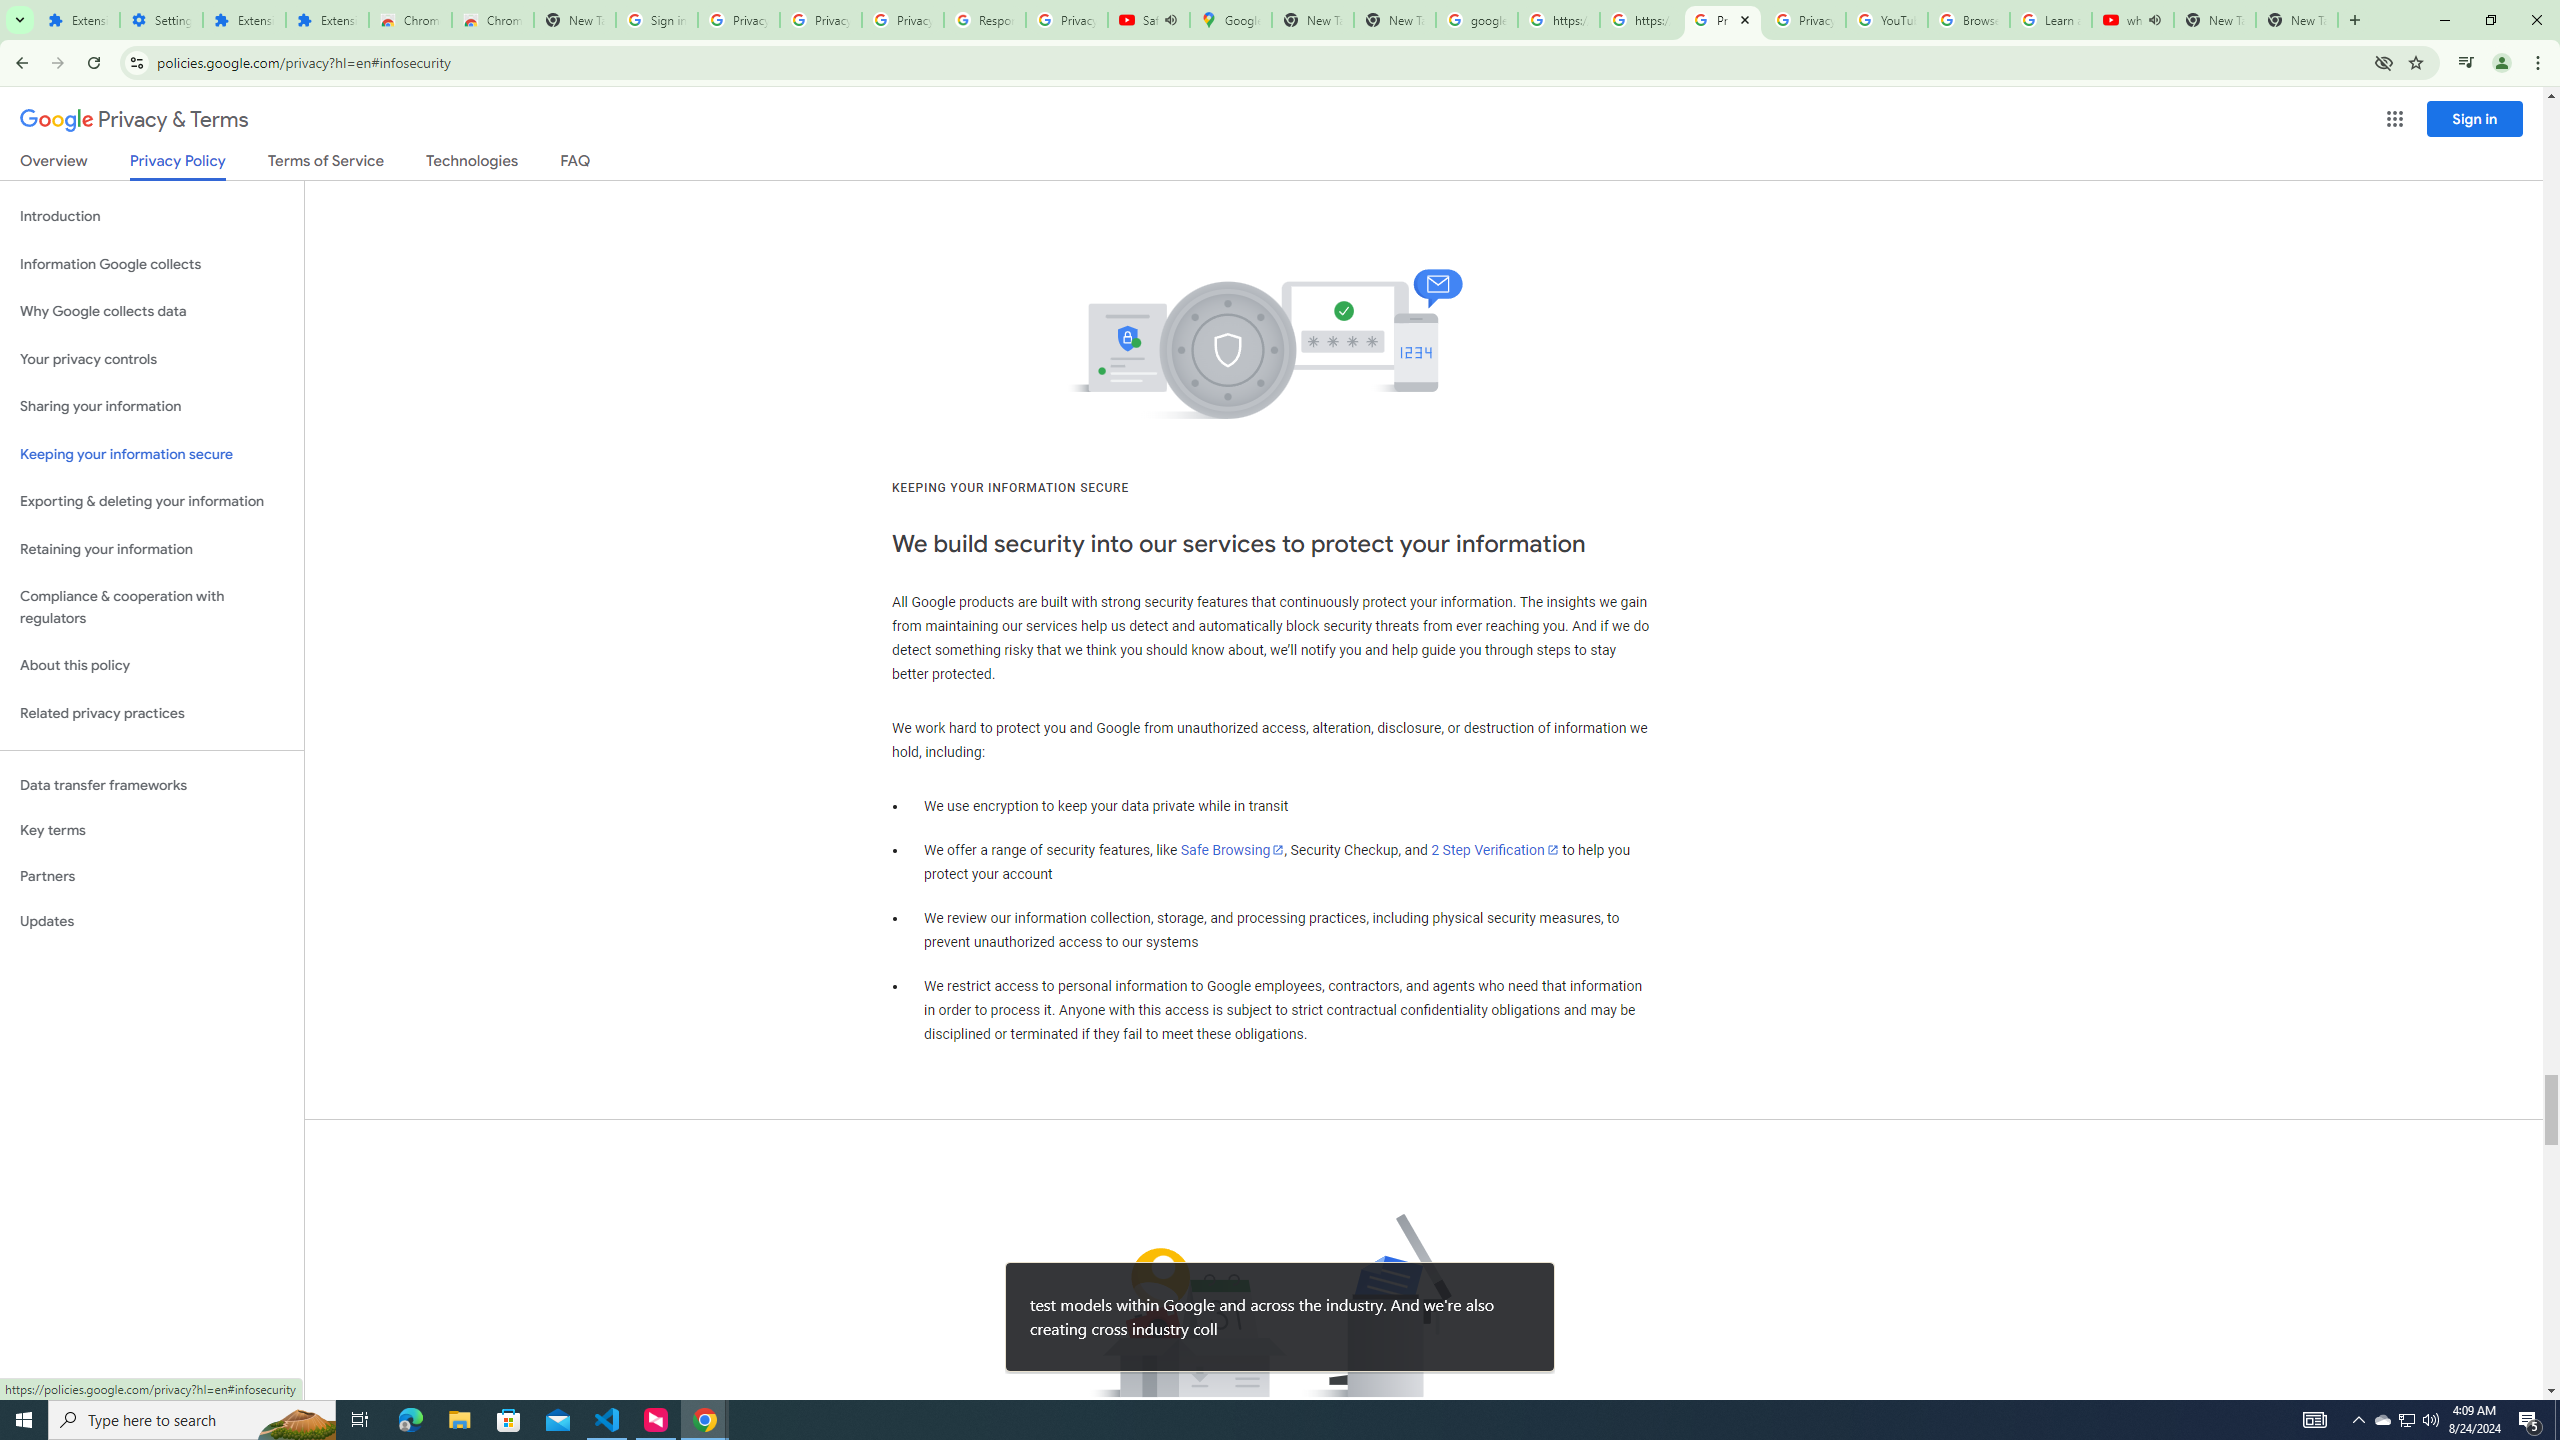  Describe the element at coordinates (1968, 19) in the screenshot. I see `'Browse Chrome as a guest - Computer - Google Chrome Help'` at that location.